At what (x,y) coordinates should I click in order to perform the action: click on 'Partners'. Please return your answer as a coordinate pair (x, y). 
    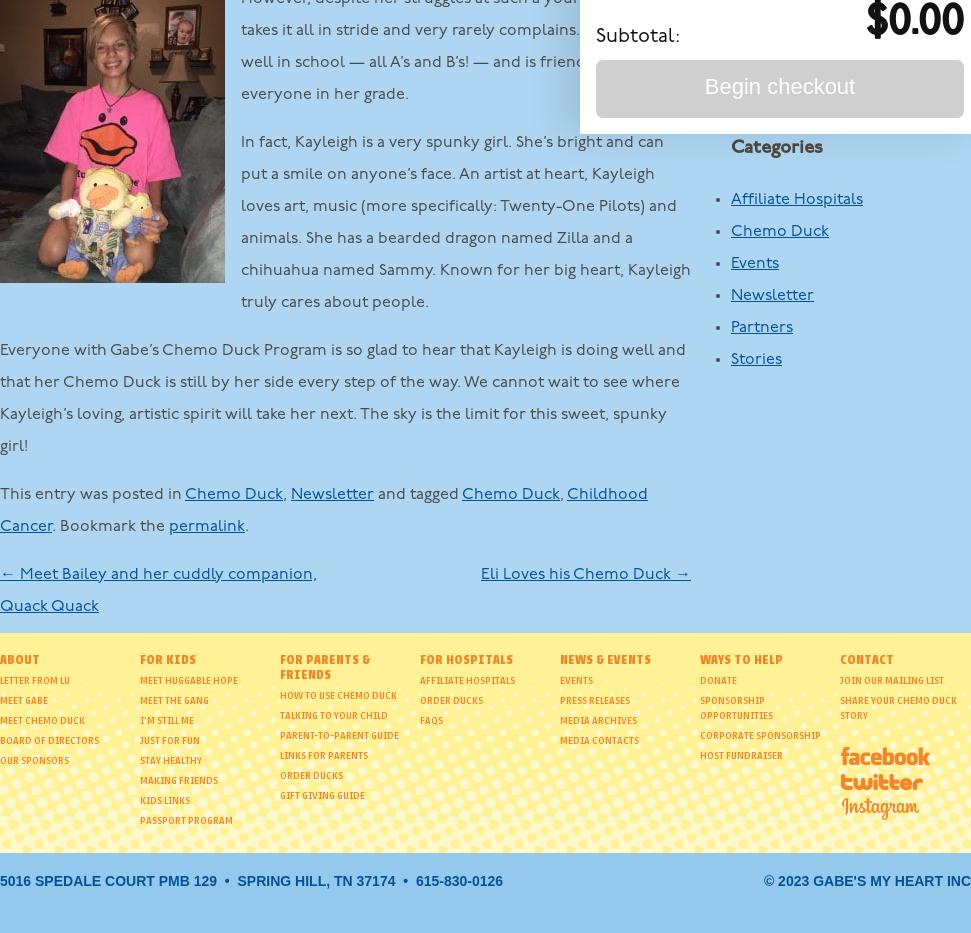
    Looking at the image, I should click on (729, 326).